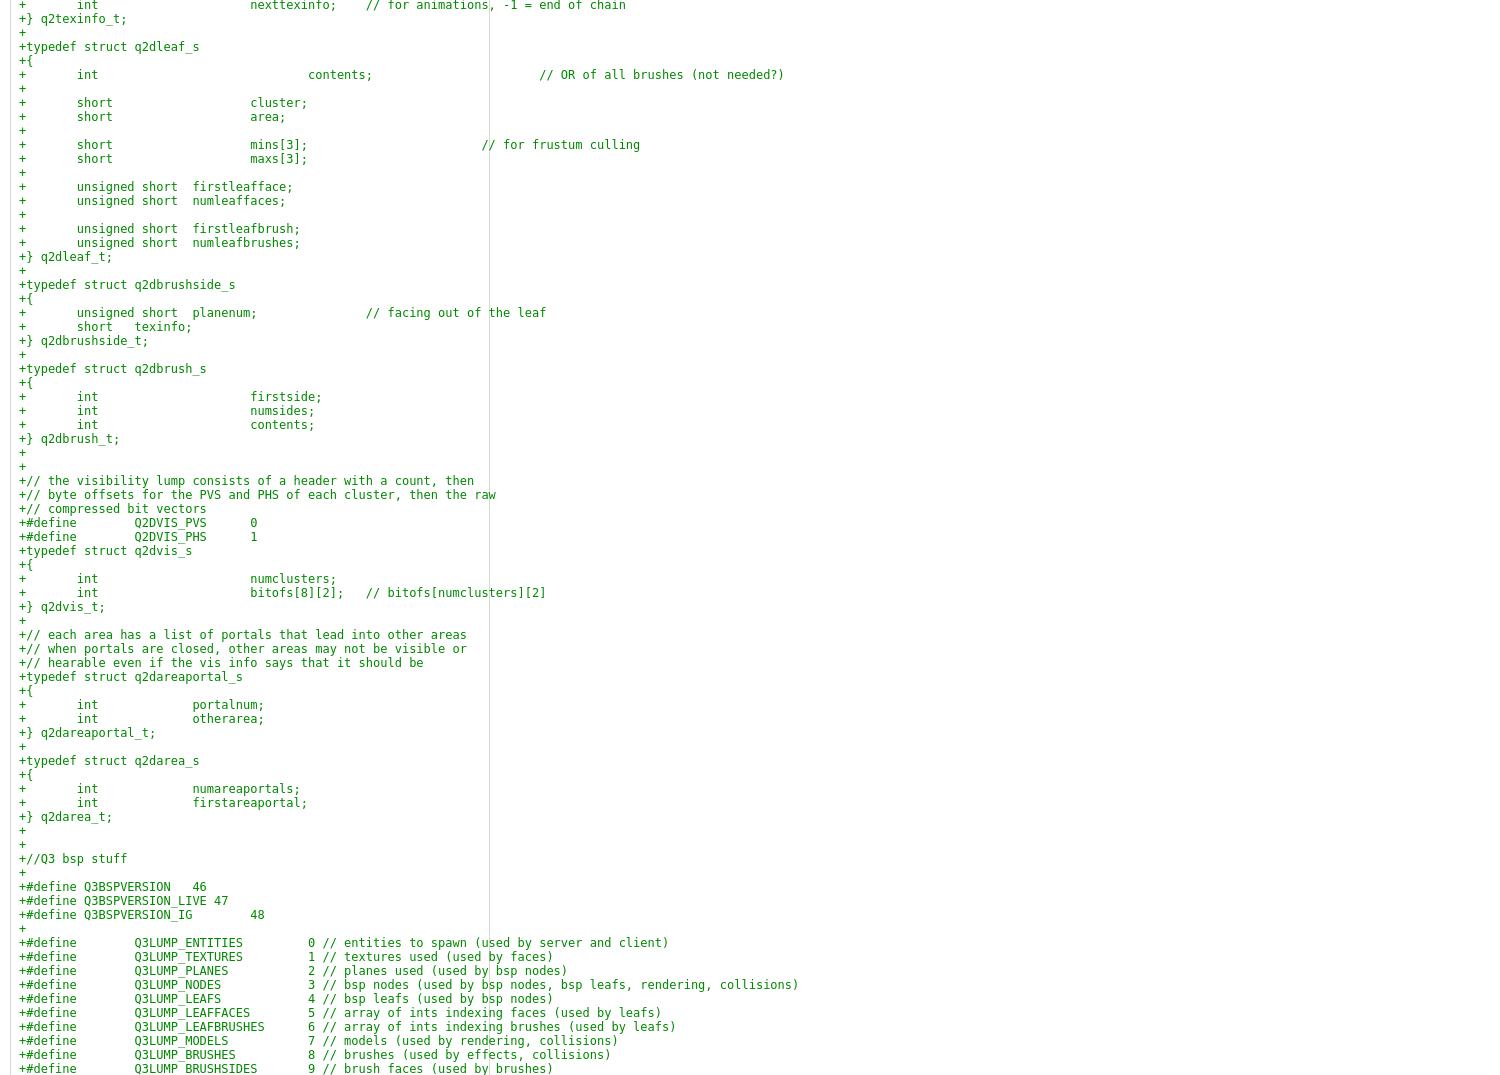 This screenshot has width=1500, height=1075. Describe the element at coordinates (138, 535) in the screenshot. I see `'+#define        Q2DVIS_PHS      1'` at that location.